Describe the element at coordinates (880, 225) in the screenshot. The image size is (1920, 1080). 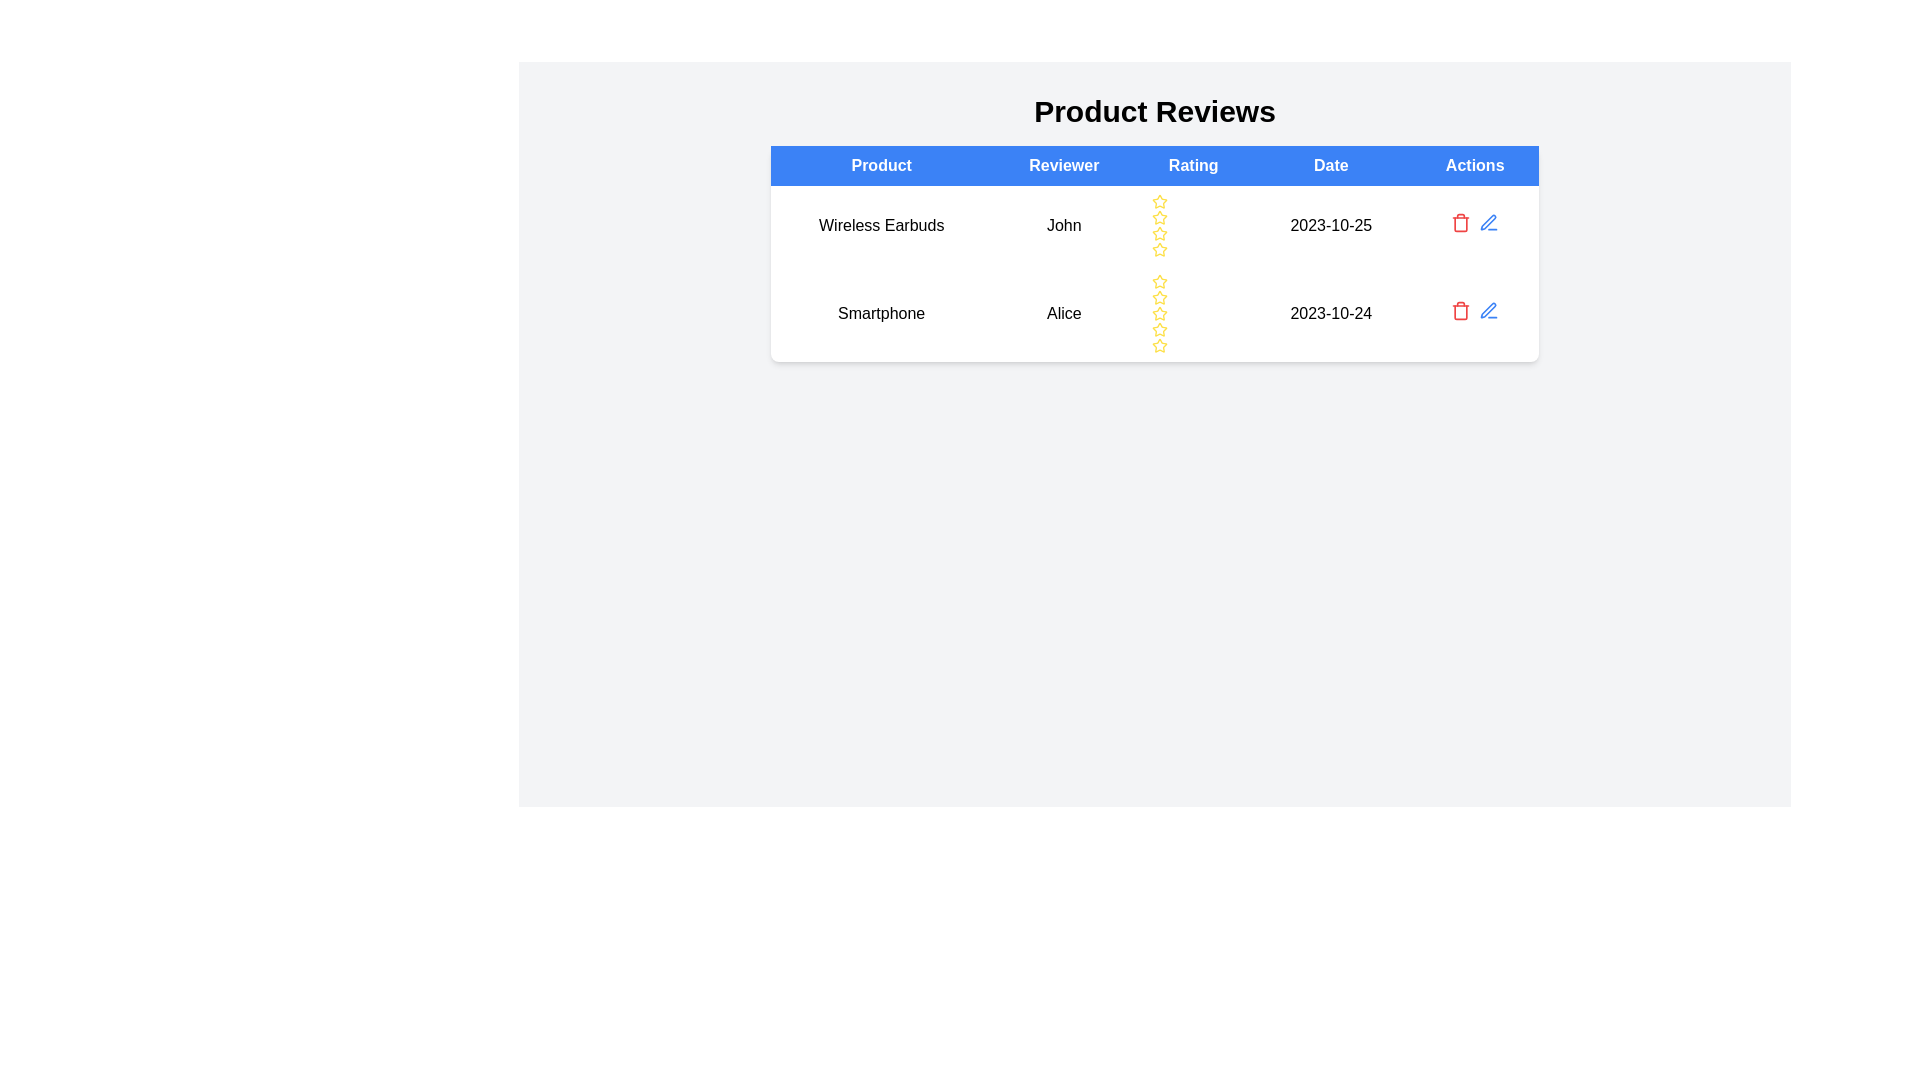
I see `the 'Wireless Earbuds' text label located in the 'Product' column of the 'Product Reviews' table` at that location.